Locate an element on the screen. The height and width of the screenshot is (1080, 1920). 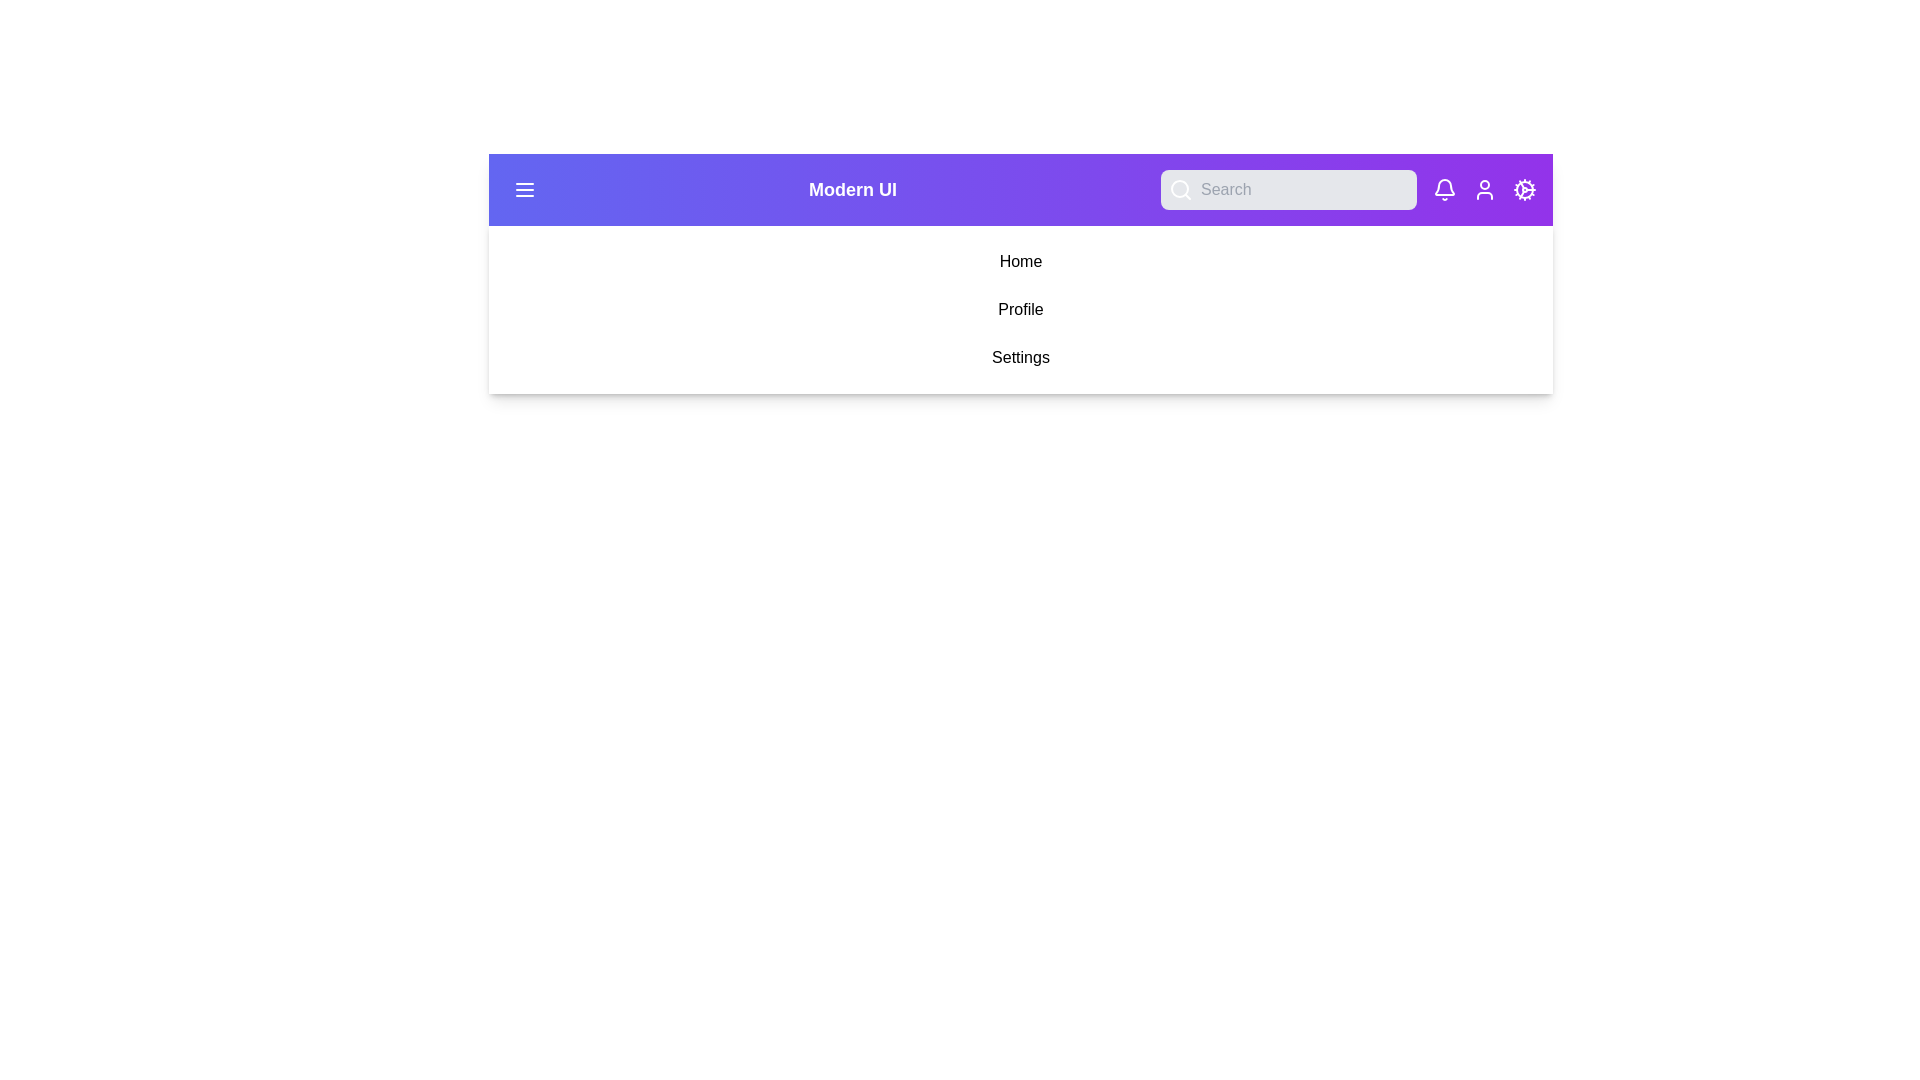
the menu item Profile is located at coordinates (1021, 309).